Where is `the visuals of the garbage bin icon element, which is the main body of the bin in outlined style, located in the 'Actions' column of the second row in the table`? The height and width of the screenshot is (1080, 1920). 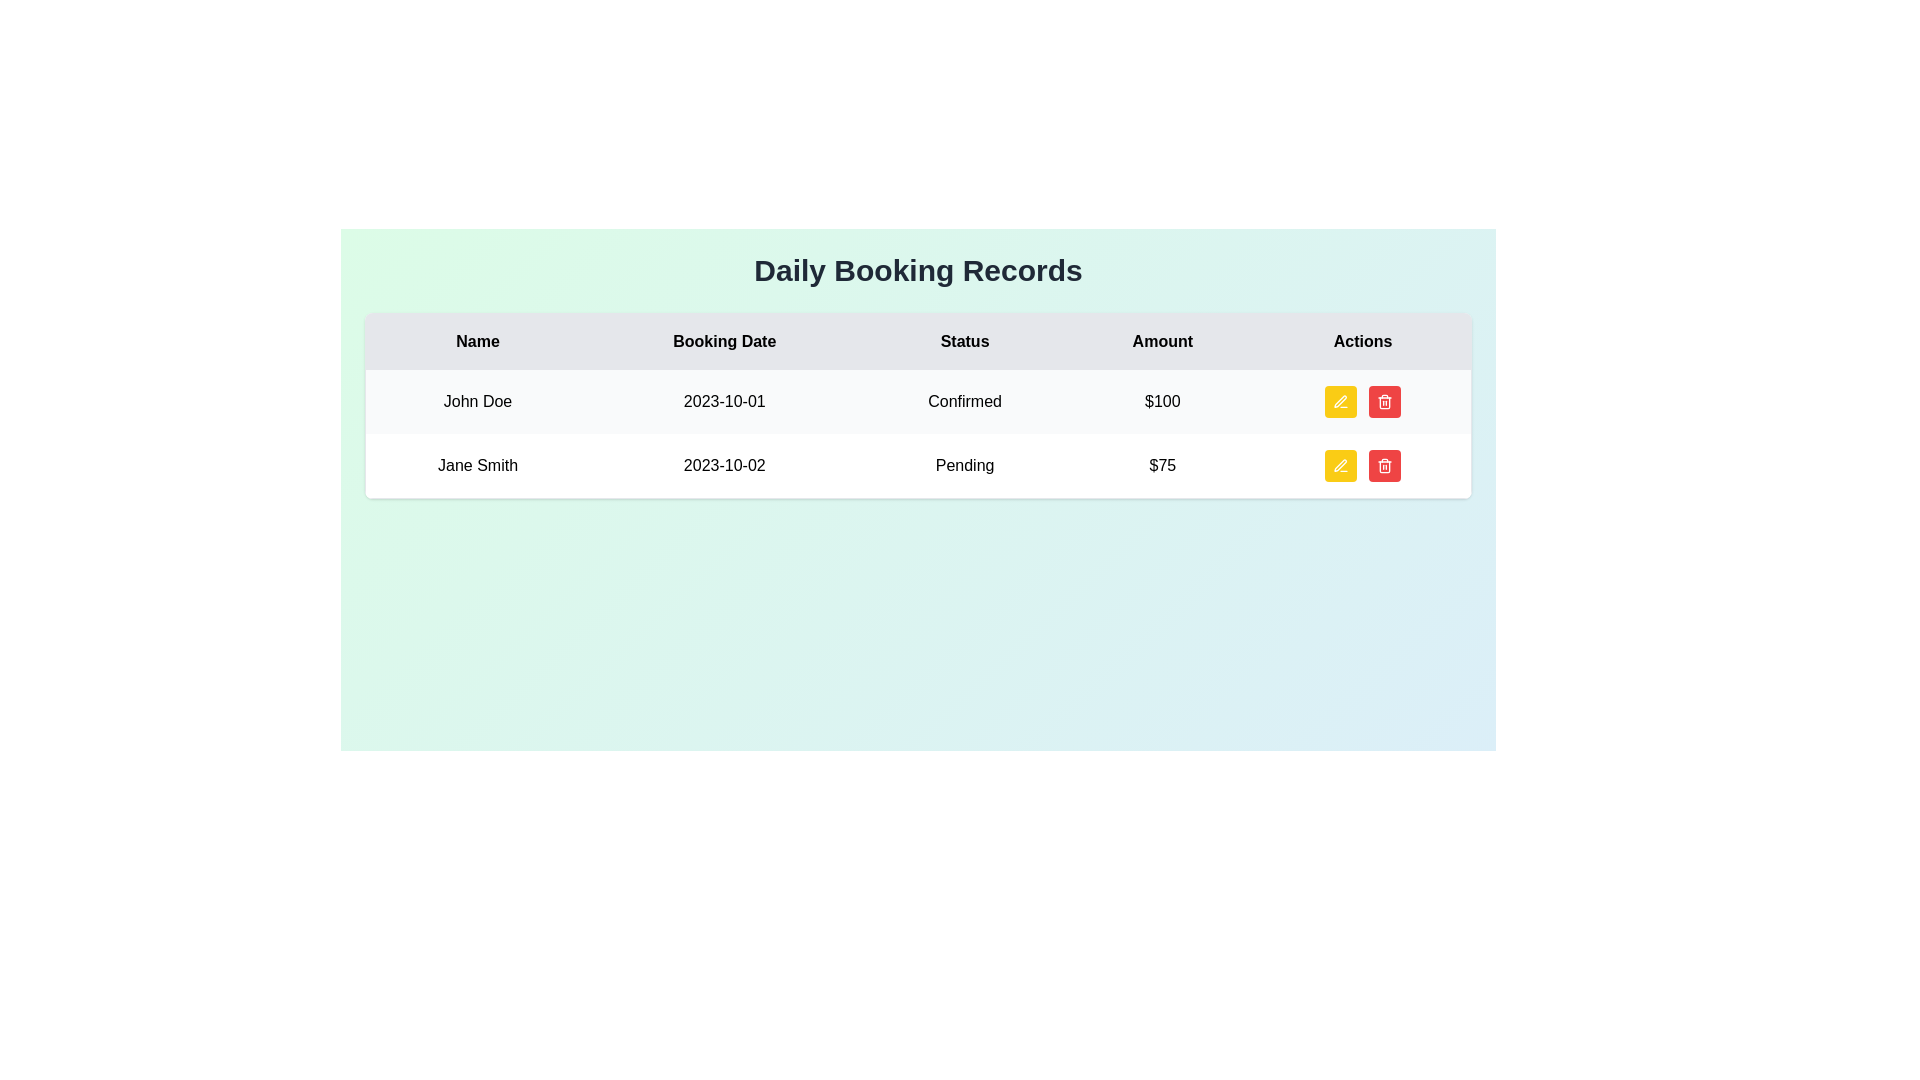 the visuals of the garbage bin icon element, which is the main body of the bin in outlined style, located in the 'Actions' column of the second row in the table is located at coordinates (1384, 403).